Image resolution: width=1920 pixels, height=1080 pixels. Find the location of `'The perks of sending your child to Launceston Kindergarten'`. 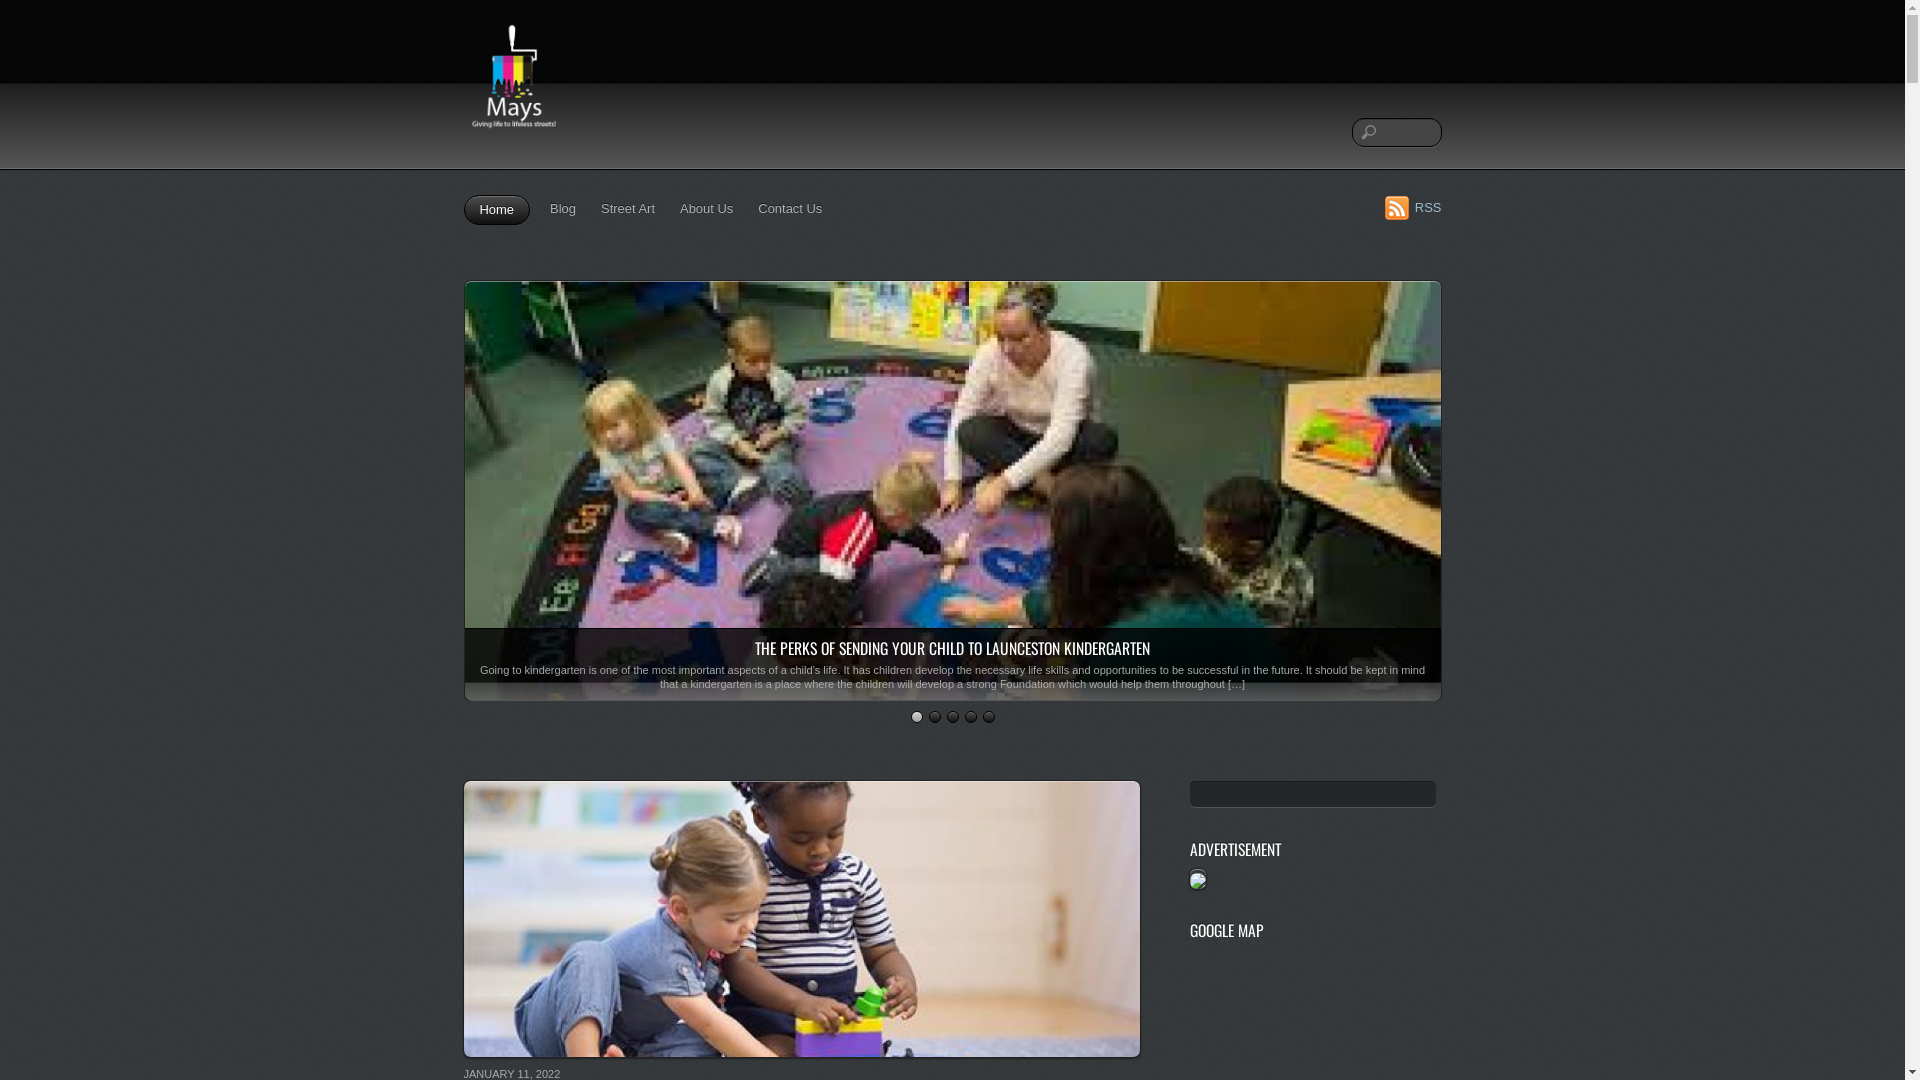

'The perks of sending your child to Launceston Kindergarten' is located at coordinates (950, 689).